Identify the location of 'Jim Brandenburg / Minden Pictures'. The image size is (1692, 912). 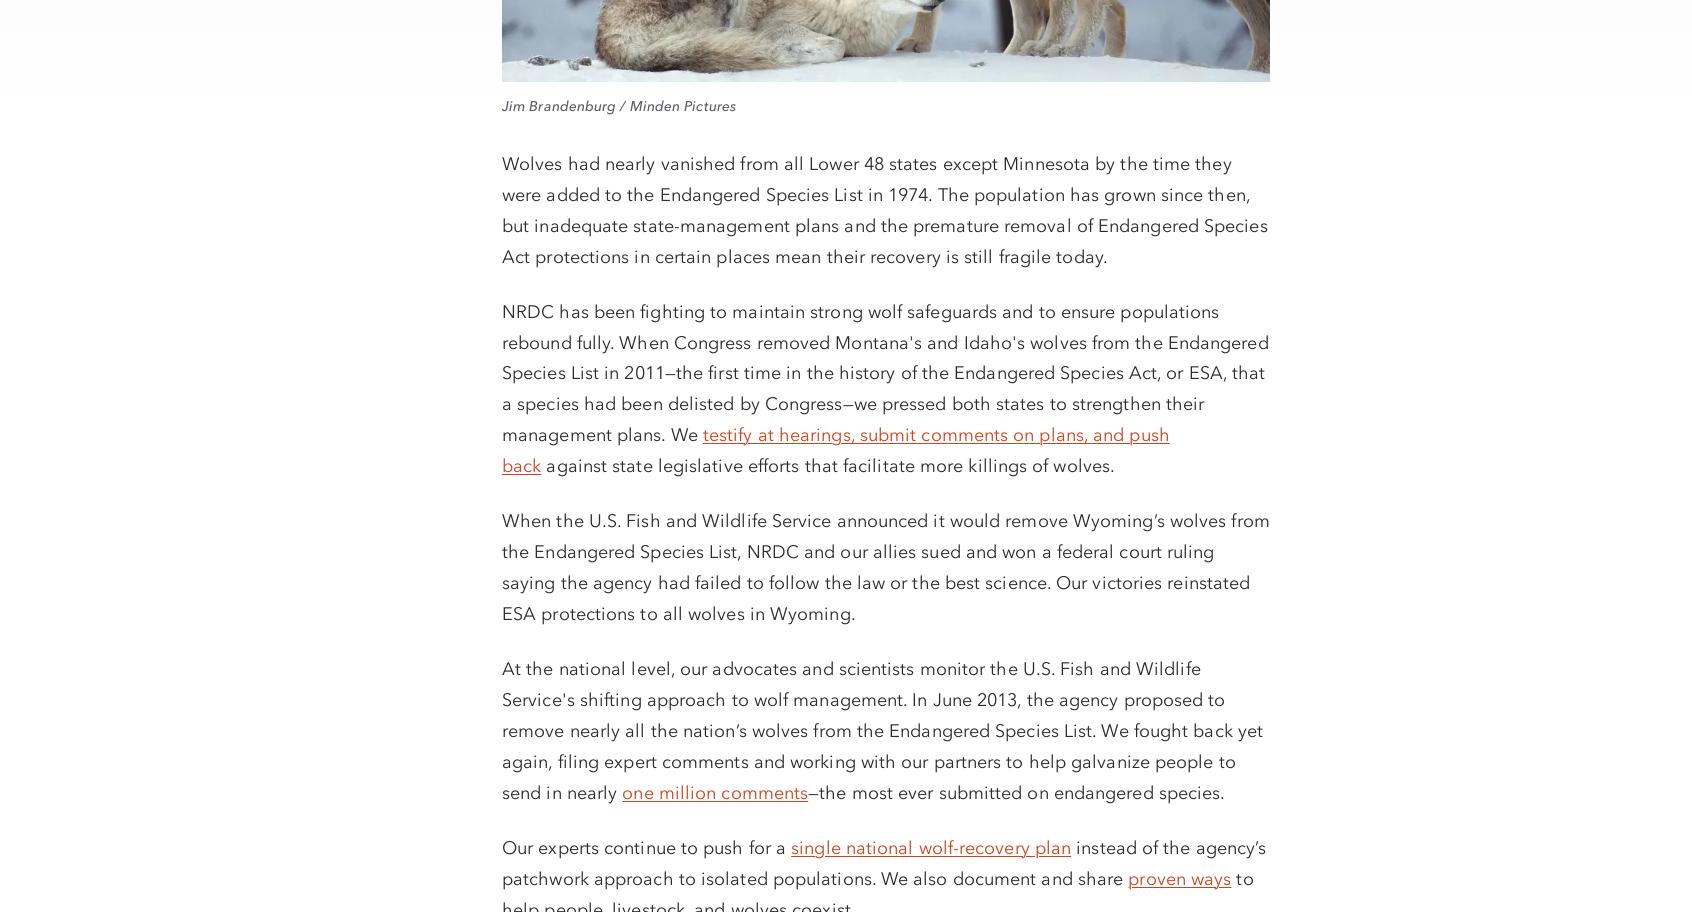
(617, 105).